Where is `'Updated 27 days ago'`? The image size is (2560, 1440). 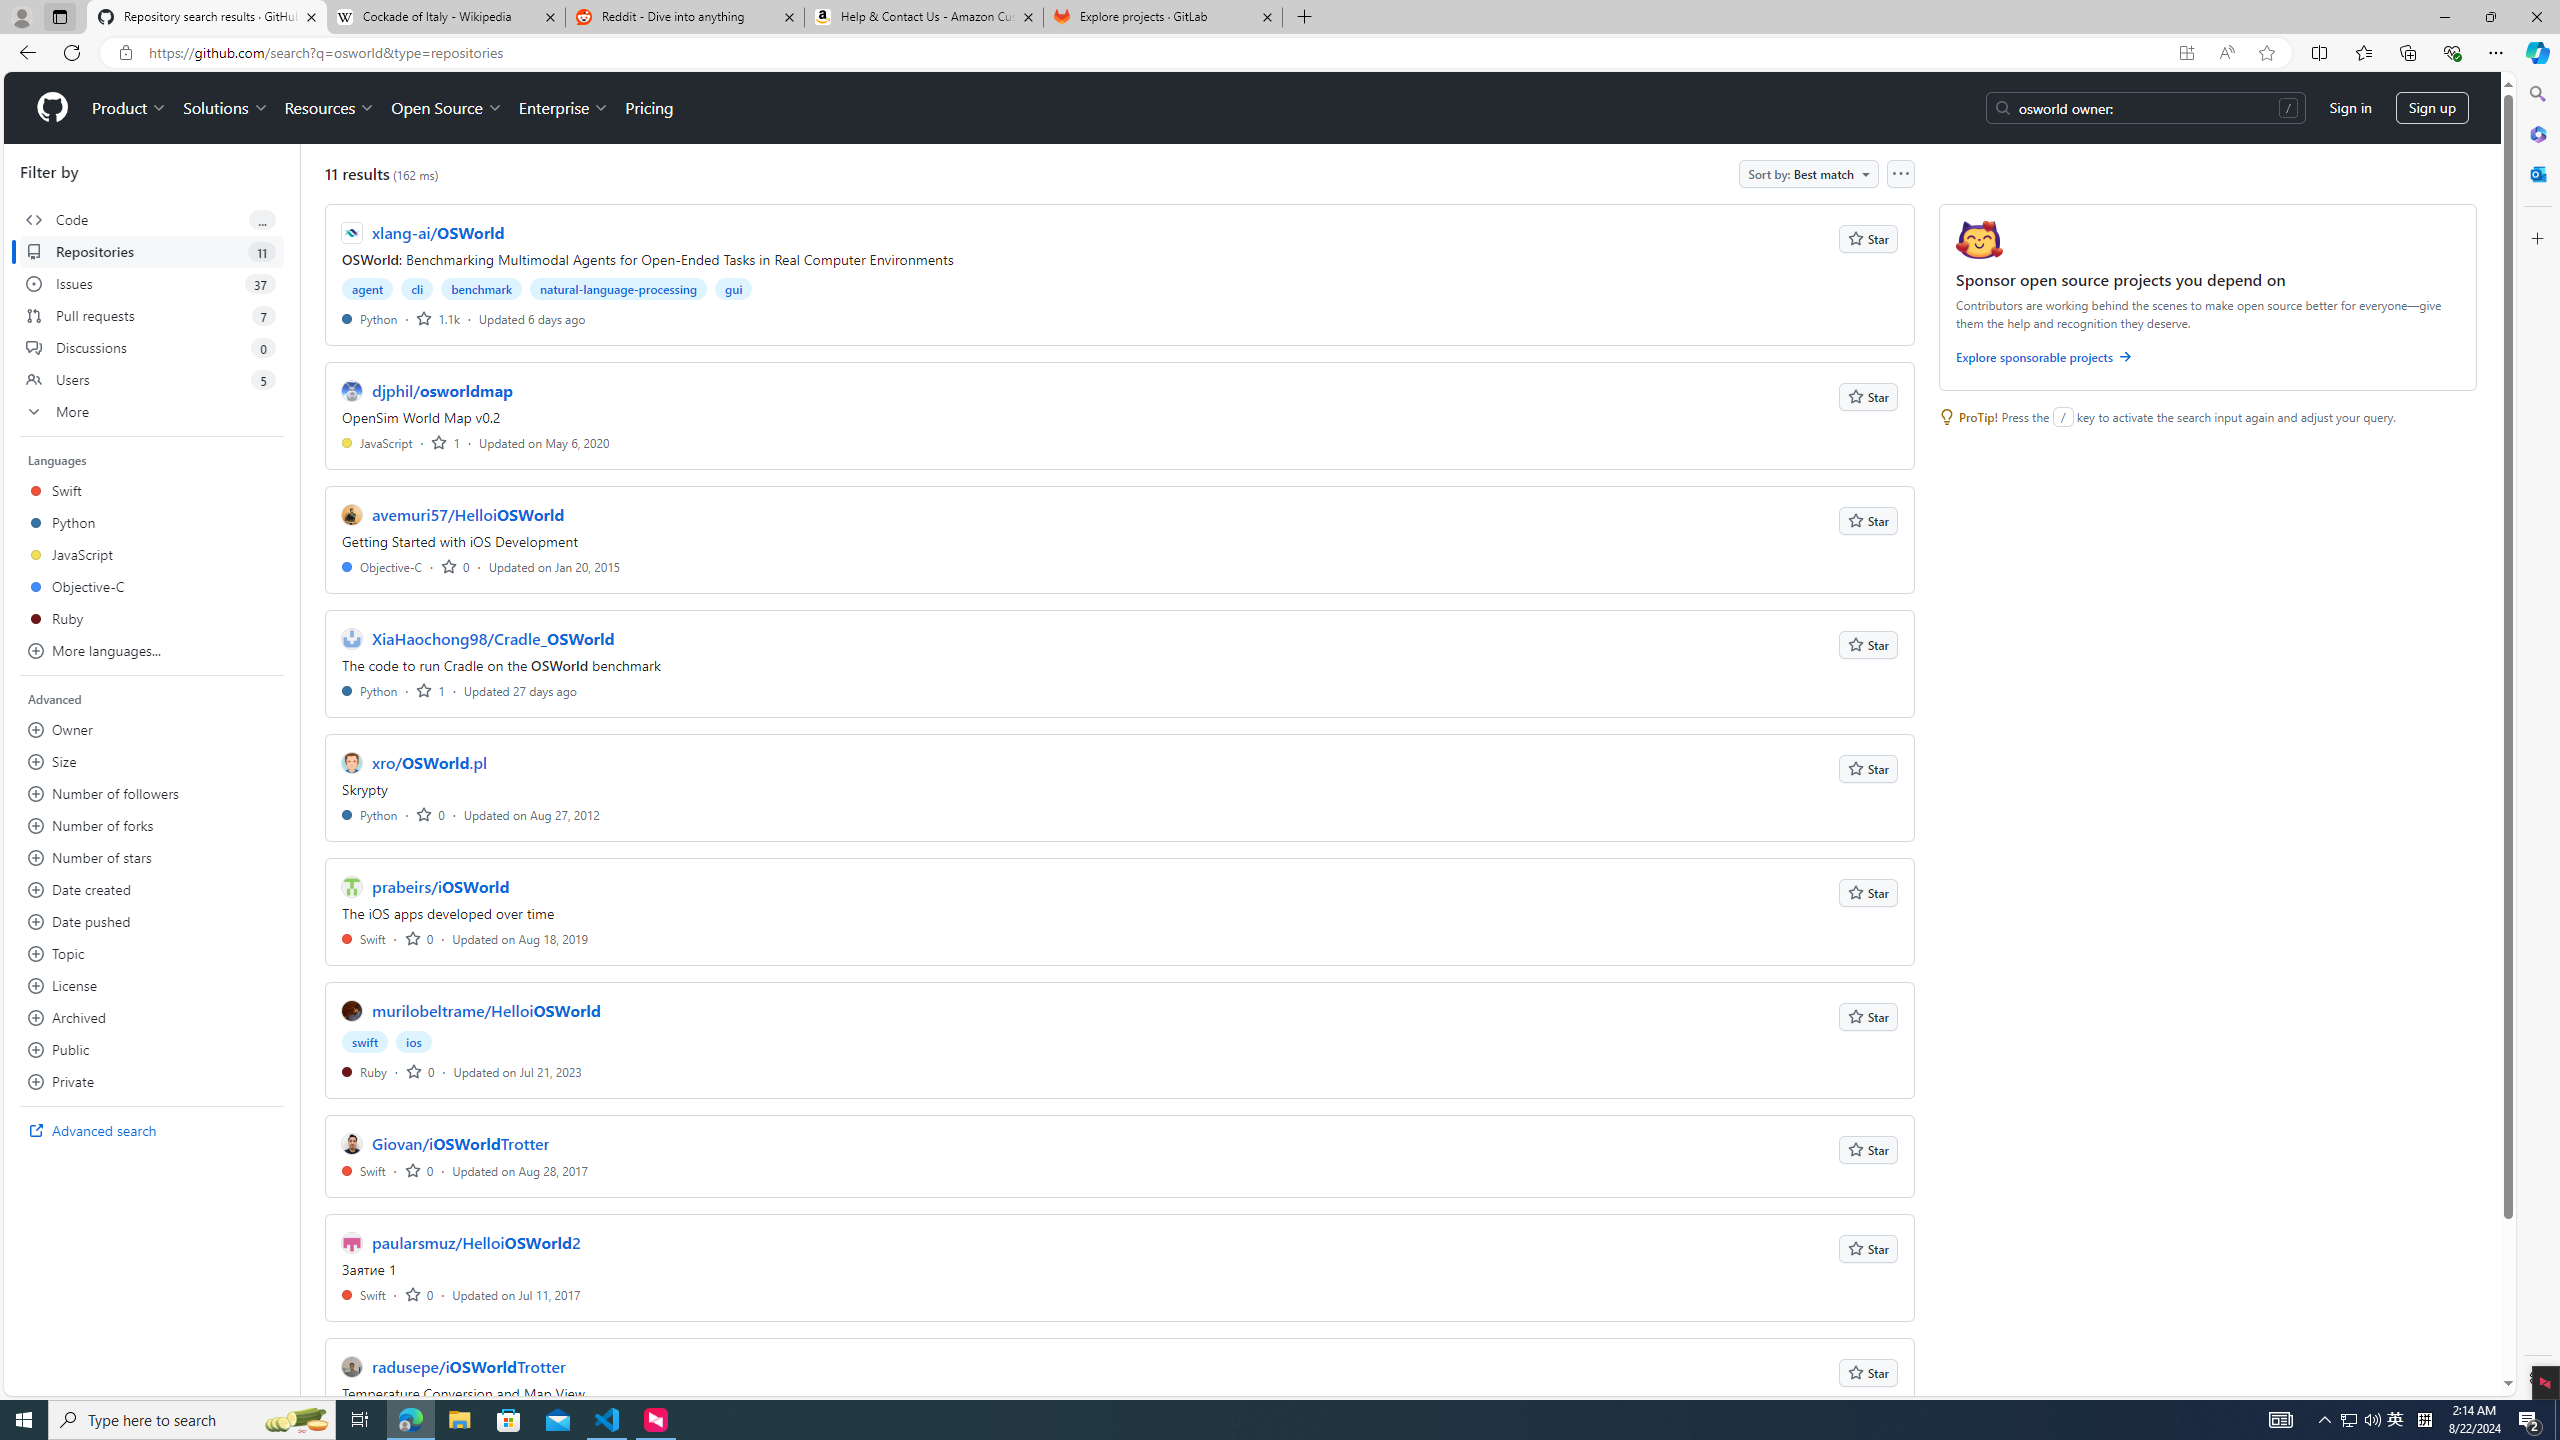 'Updated 27 days ago' is located at coordinates (518, 689).